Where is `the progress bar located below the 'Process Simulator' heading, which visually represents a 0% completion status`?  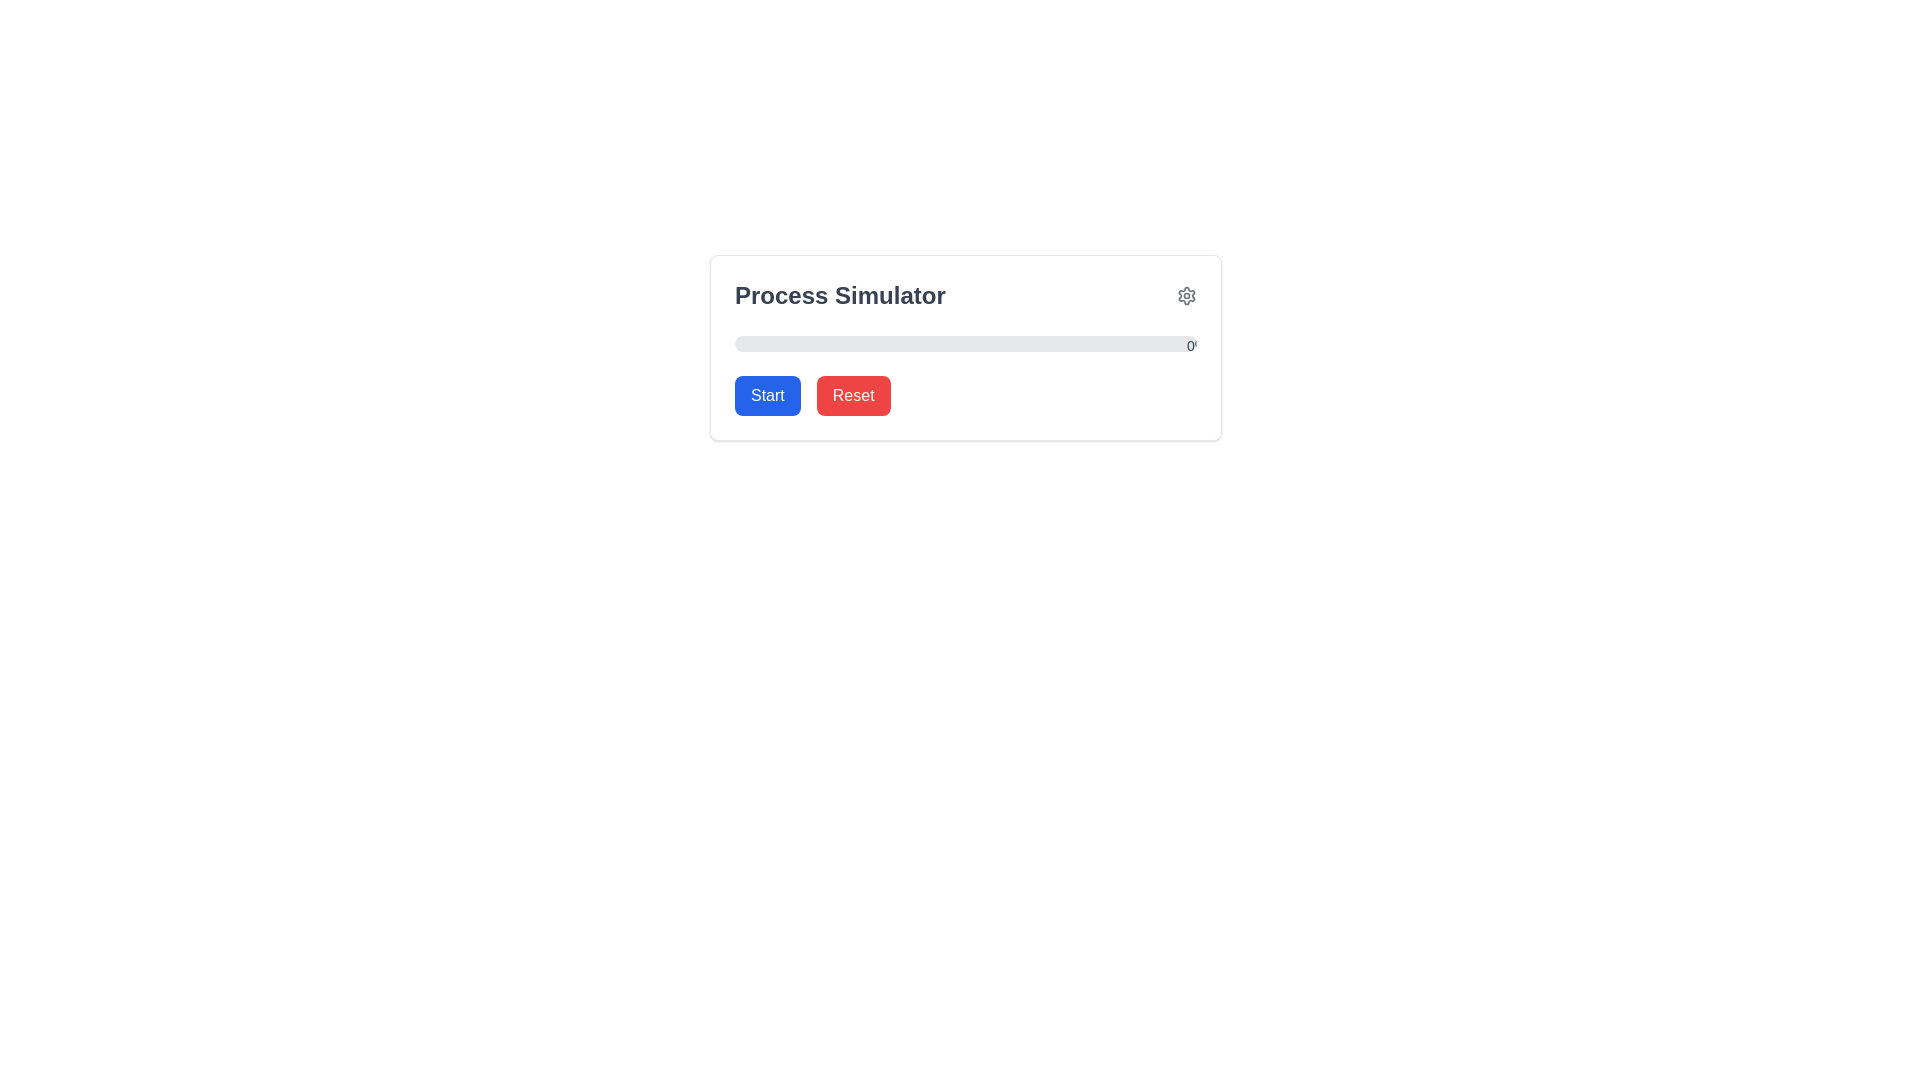
the progress bar located below the 'Process Simulator' heading, which visually represents a 0% completion status is located at coordinates (965, 342).